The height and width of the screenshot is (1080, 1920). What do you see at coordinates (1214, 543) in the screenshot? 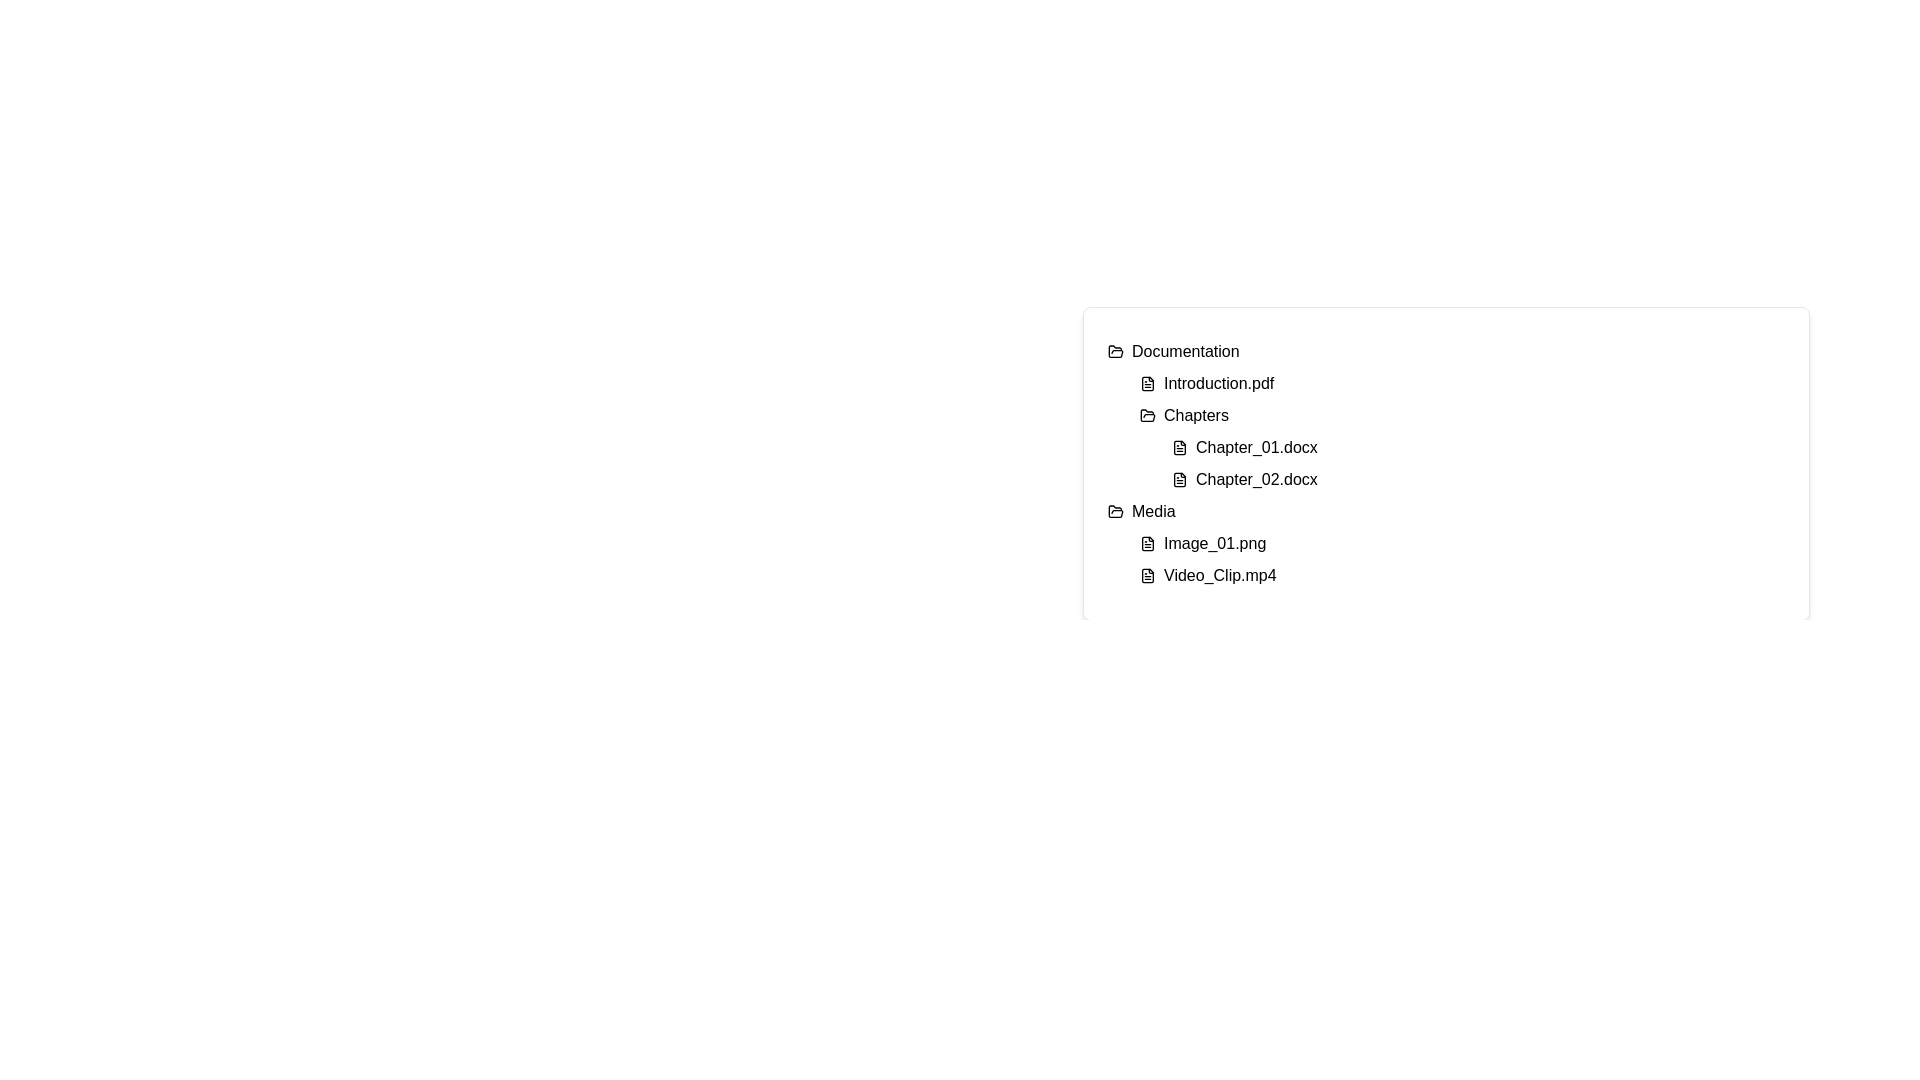
I see `the text label displaying 'Image_01.png'` at bounding box center [1214, 543].